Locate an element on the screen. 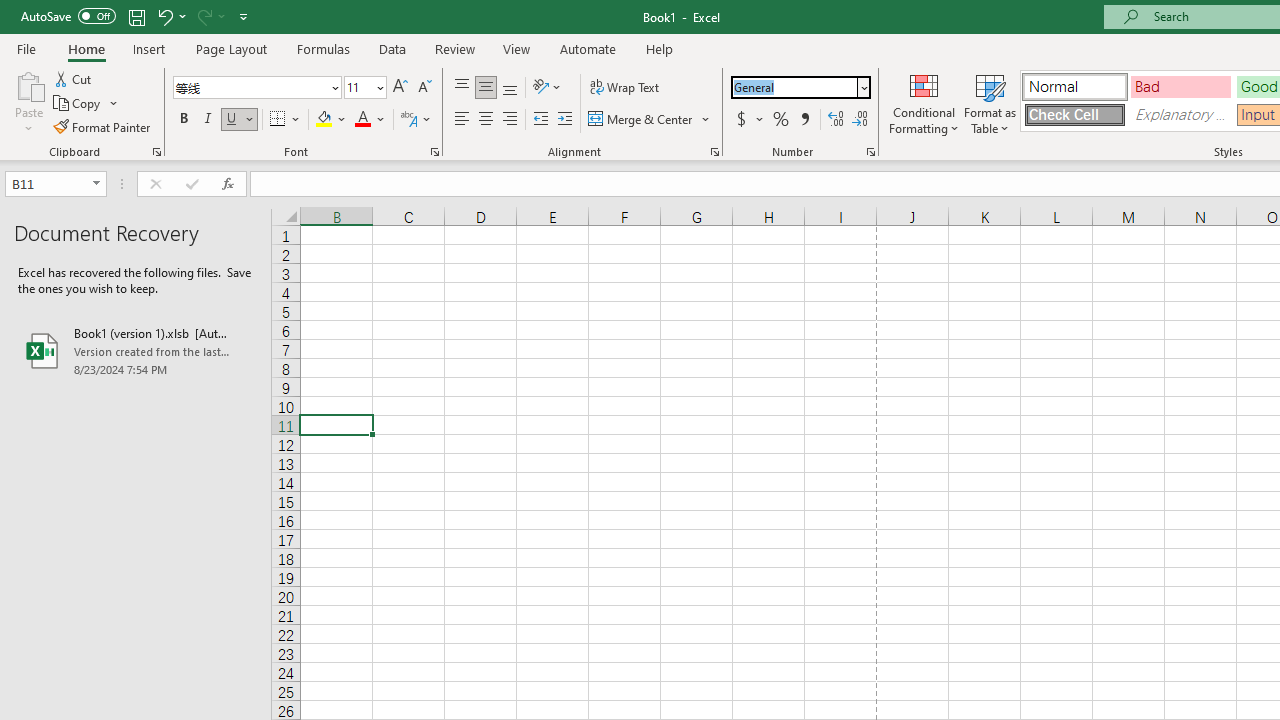 The height and width of the screenshot is (720, 1280). 'Italic' is located at coordinates (208, 119).